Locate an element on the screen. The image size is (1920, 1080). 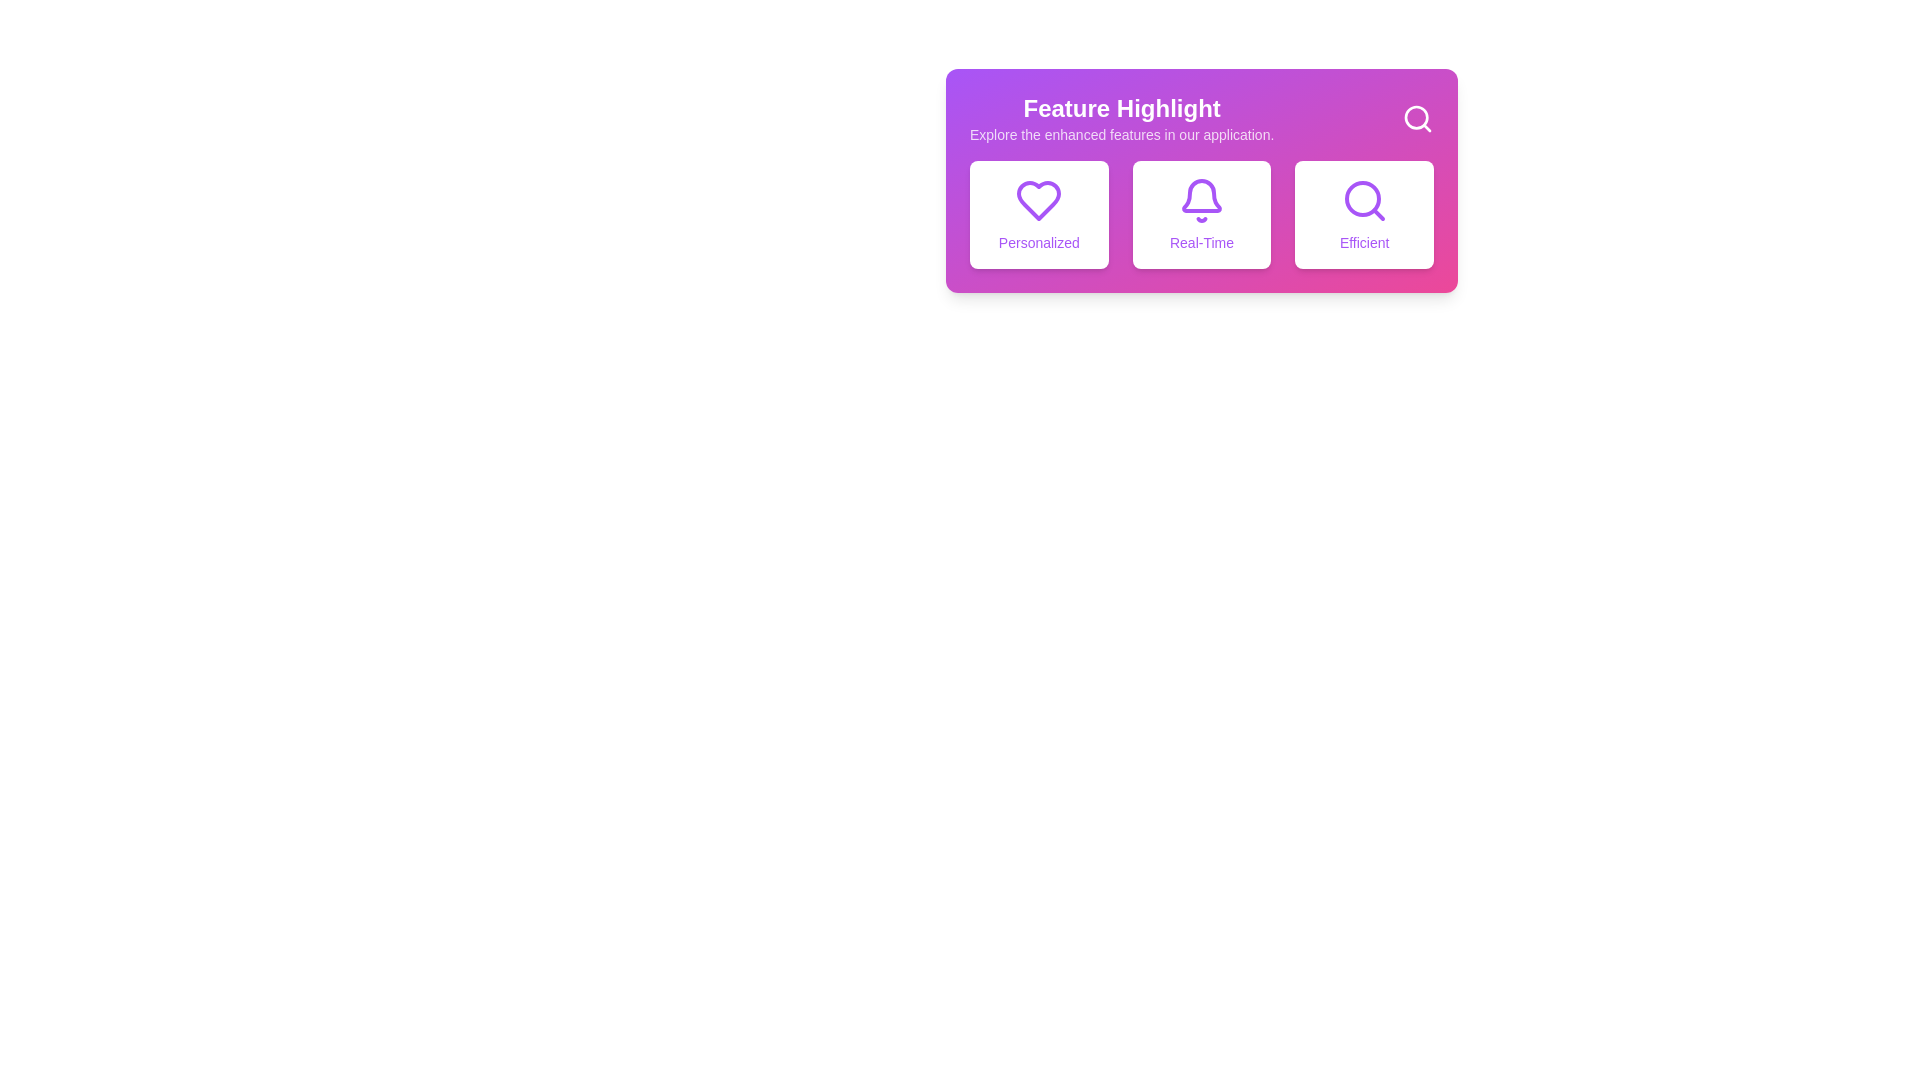
the heart-shaped icon with a hollow interior and a purple outline, which is positioned above the 'Personalized' label in the first rounded rectangular card is located at coordinates (1039, 200).